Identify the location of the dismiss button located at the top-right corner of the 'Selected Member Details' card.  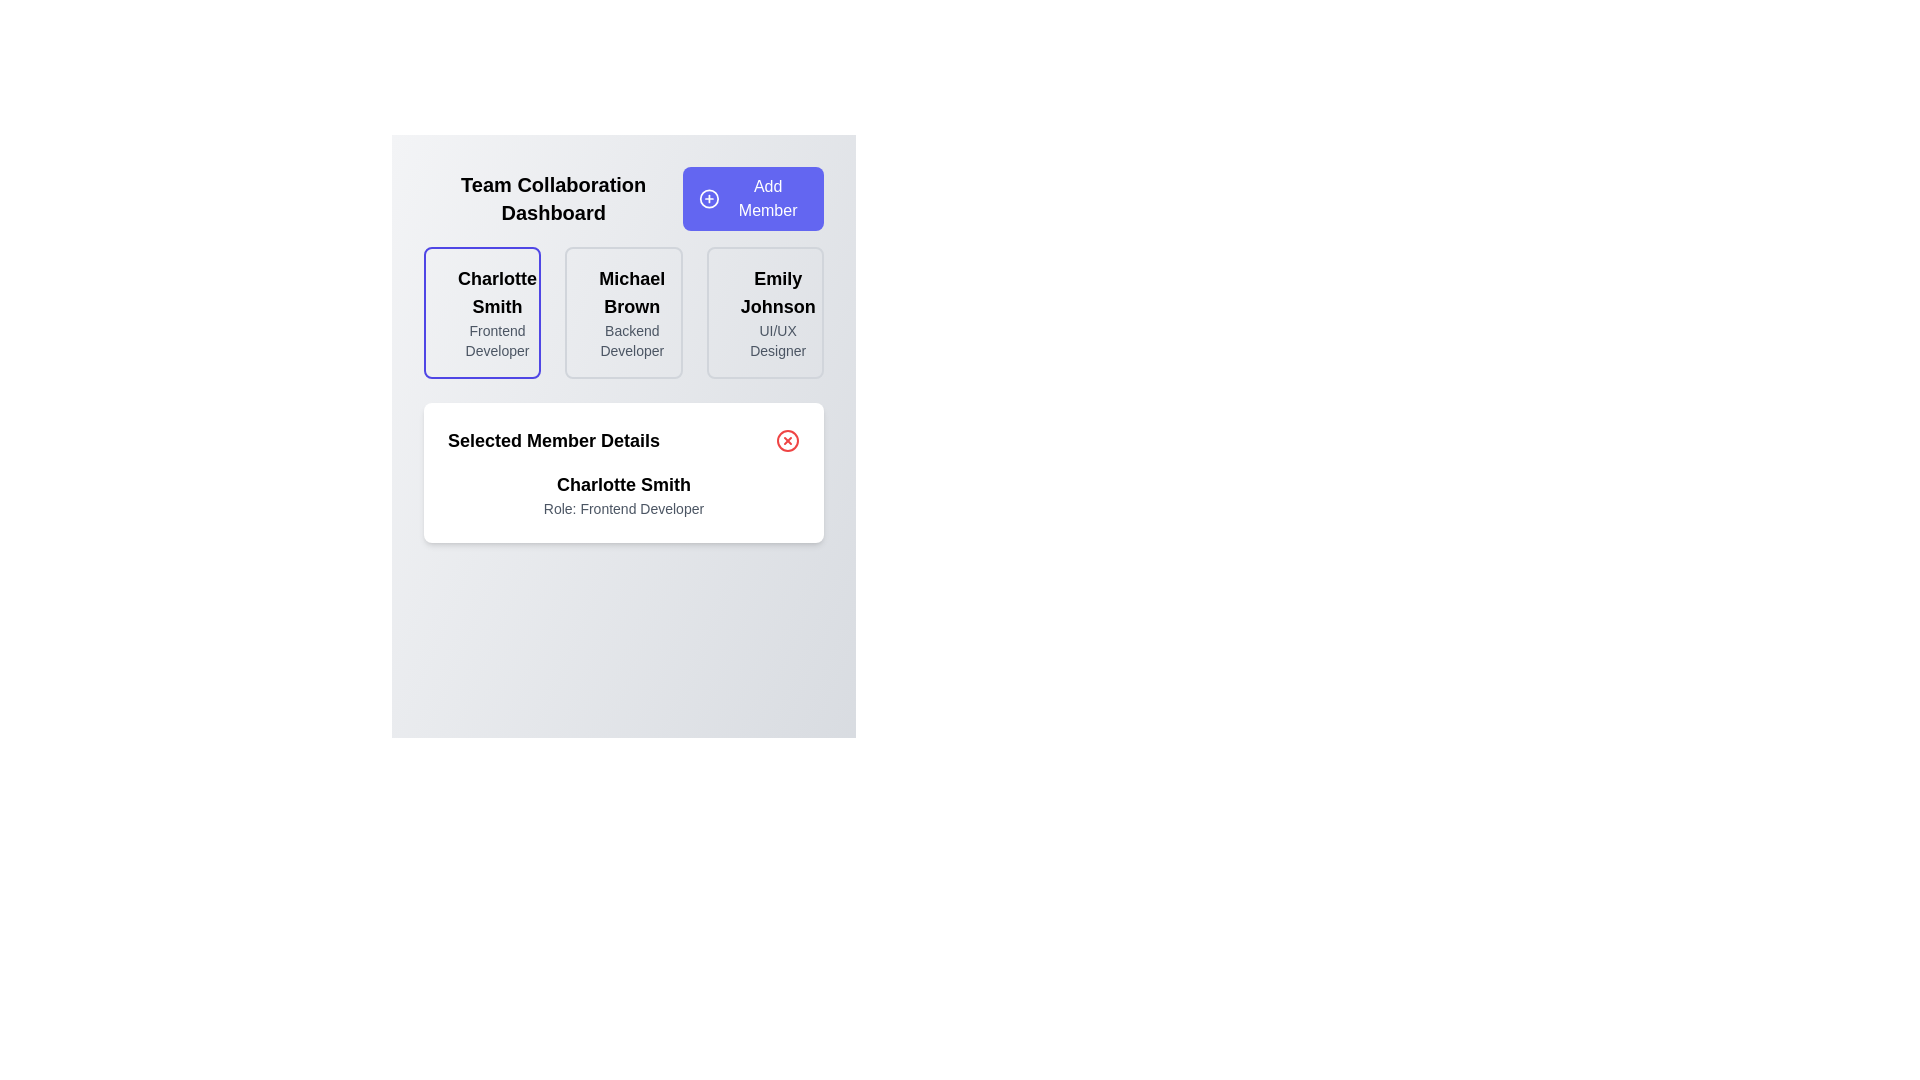
(786, 439).